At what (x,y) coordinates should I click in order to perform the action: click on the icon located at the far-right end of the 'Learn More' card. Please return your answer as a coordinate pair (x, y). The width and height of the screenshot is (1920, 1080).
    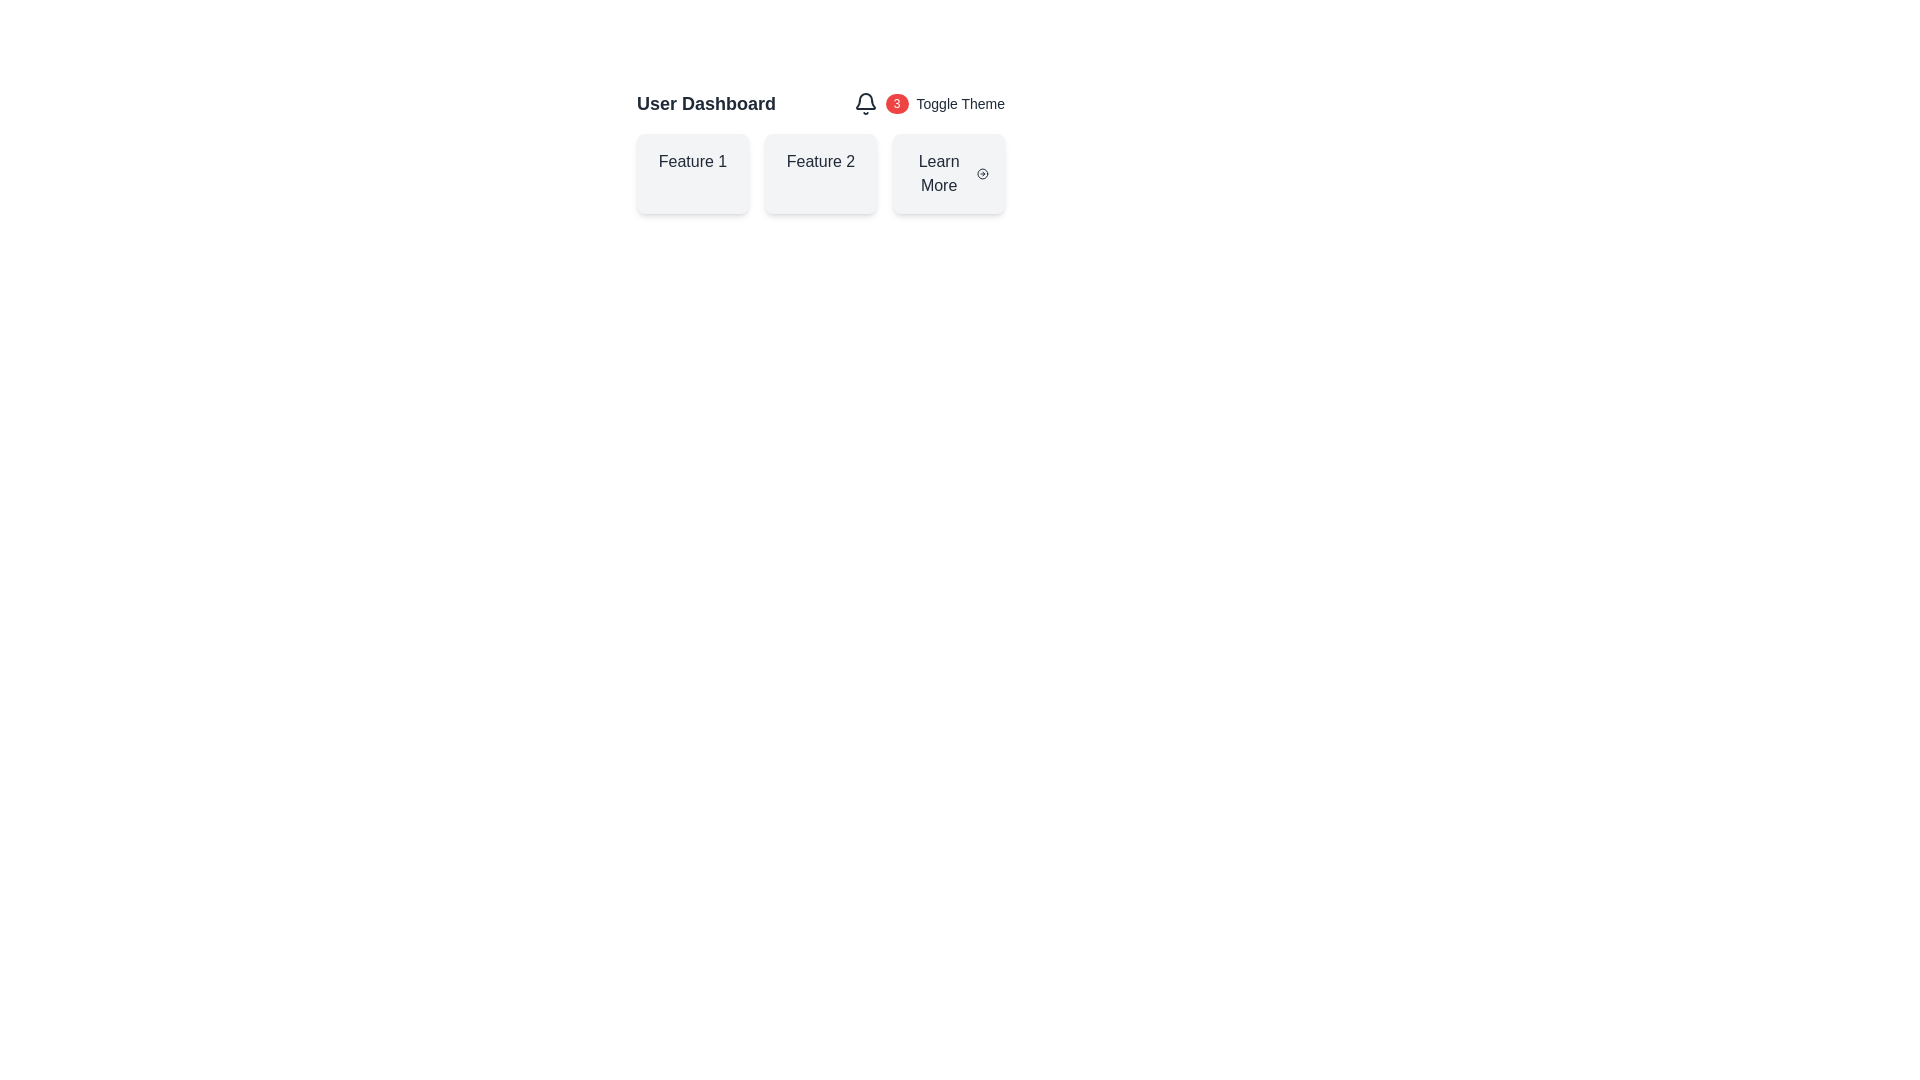
    Looking at the image, I should click on (983, 172).